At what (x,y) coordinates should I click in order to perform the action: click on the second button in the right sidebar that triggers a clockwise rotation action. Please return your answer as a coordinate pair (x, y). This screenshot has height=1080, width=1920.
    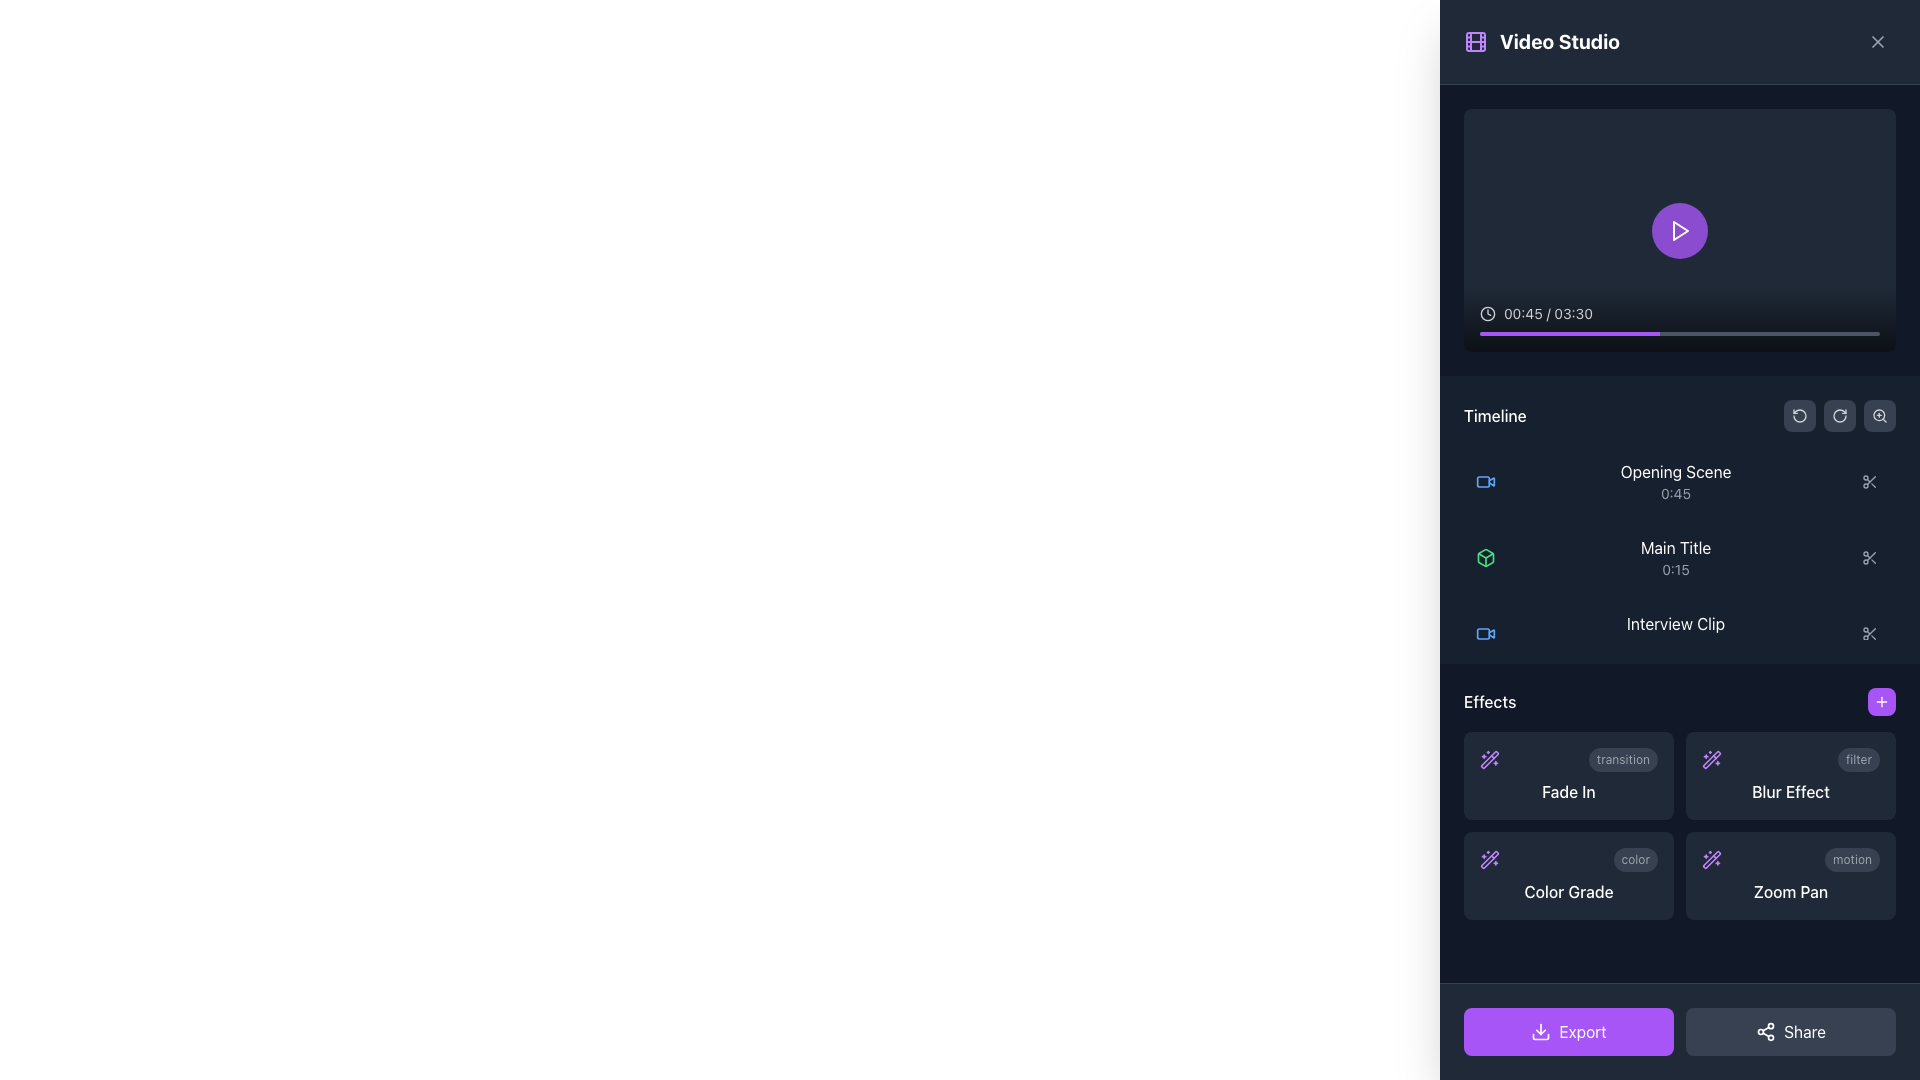
    Looking at the image, I should click on (1839, 415).